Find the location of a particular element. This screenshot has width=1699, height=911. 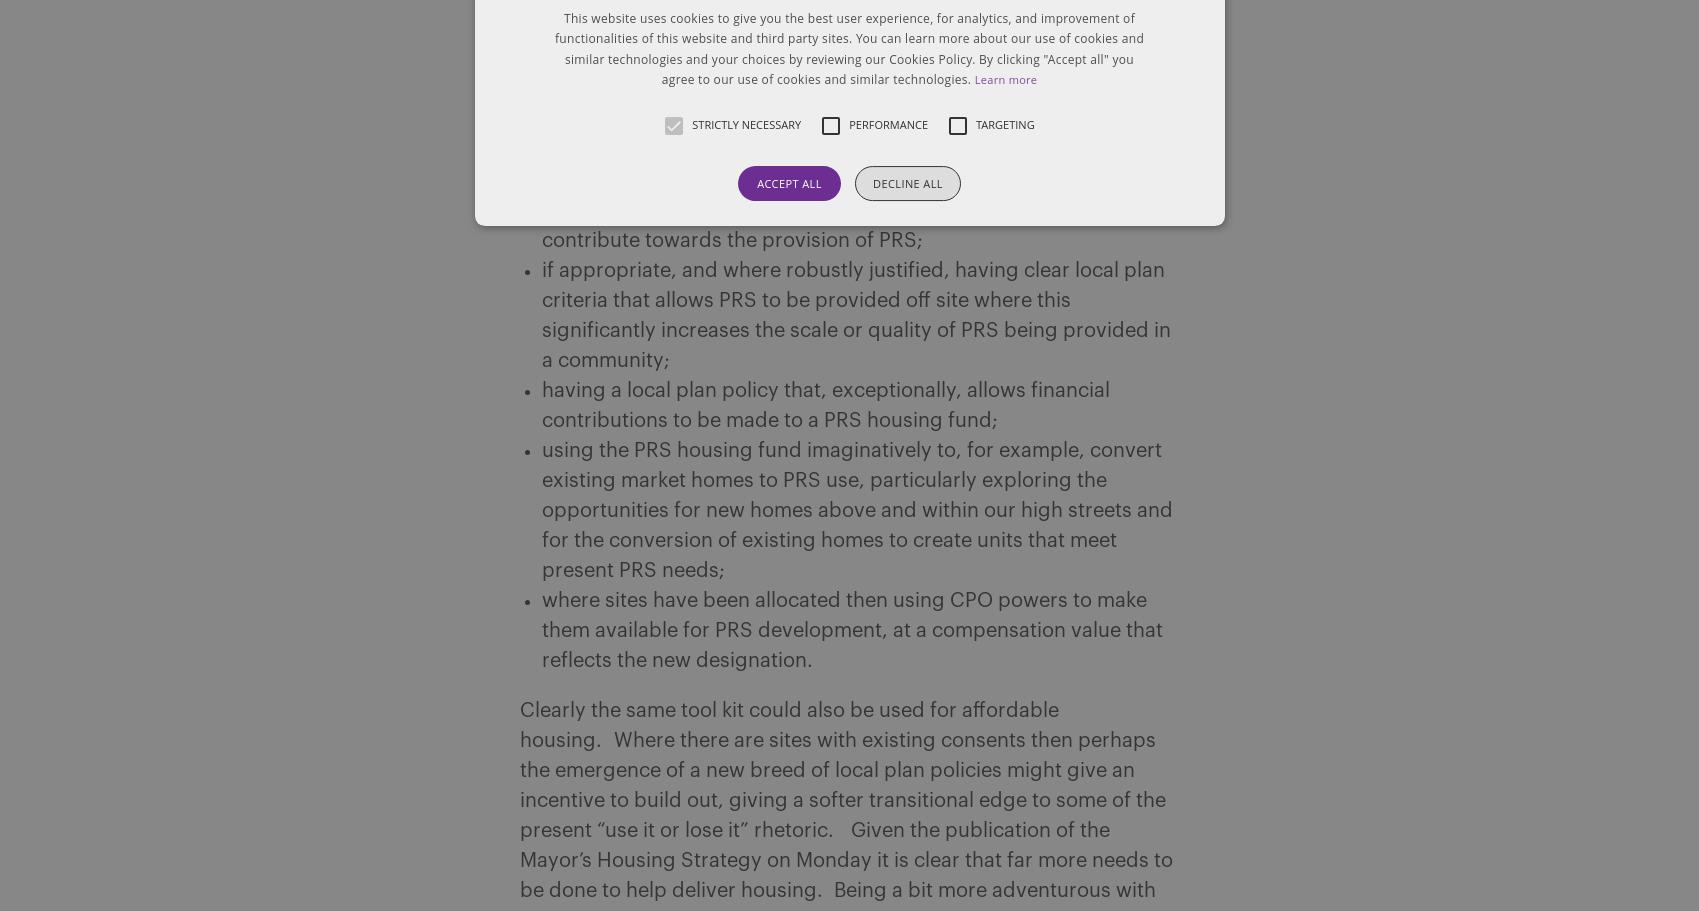

'Decline all' is located at coordinates (871, 181).